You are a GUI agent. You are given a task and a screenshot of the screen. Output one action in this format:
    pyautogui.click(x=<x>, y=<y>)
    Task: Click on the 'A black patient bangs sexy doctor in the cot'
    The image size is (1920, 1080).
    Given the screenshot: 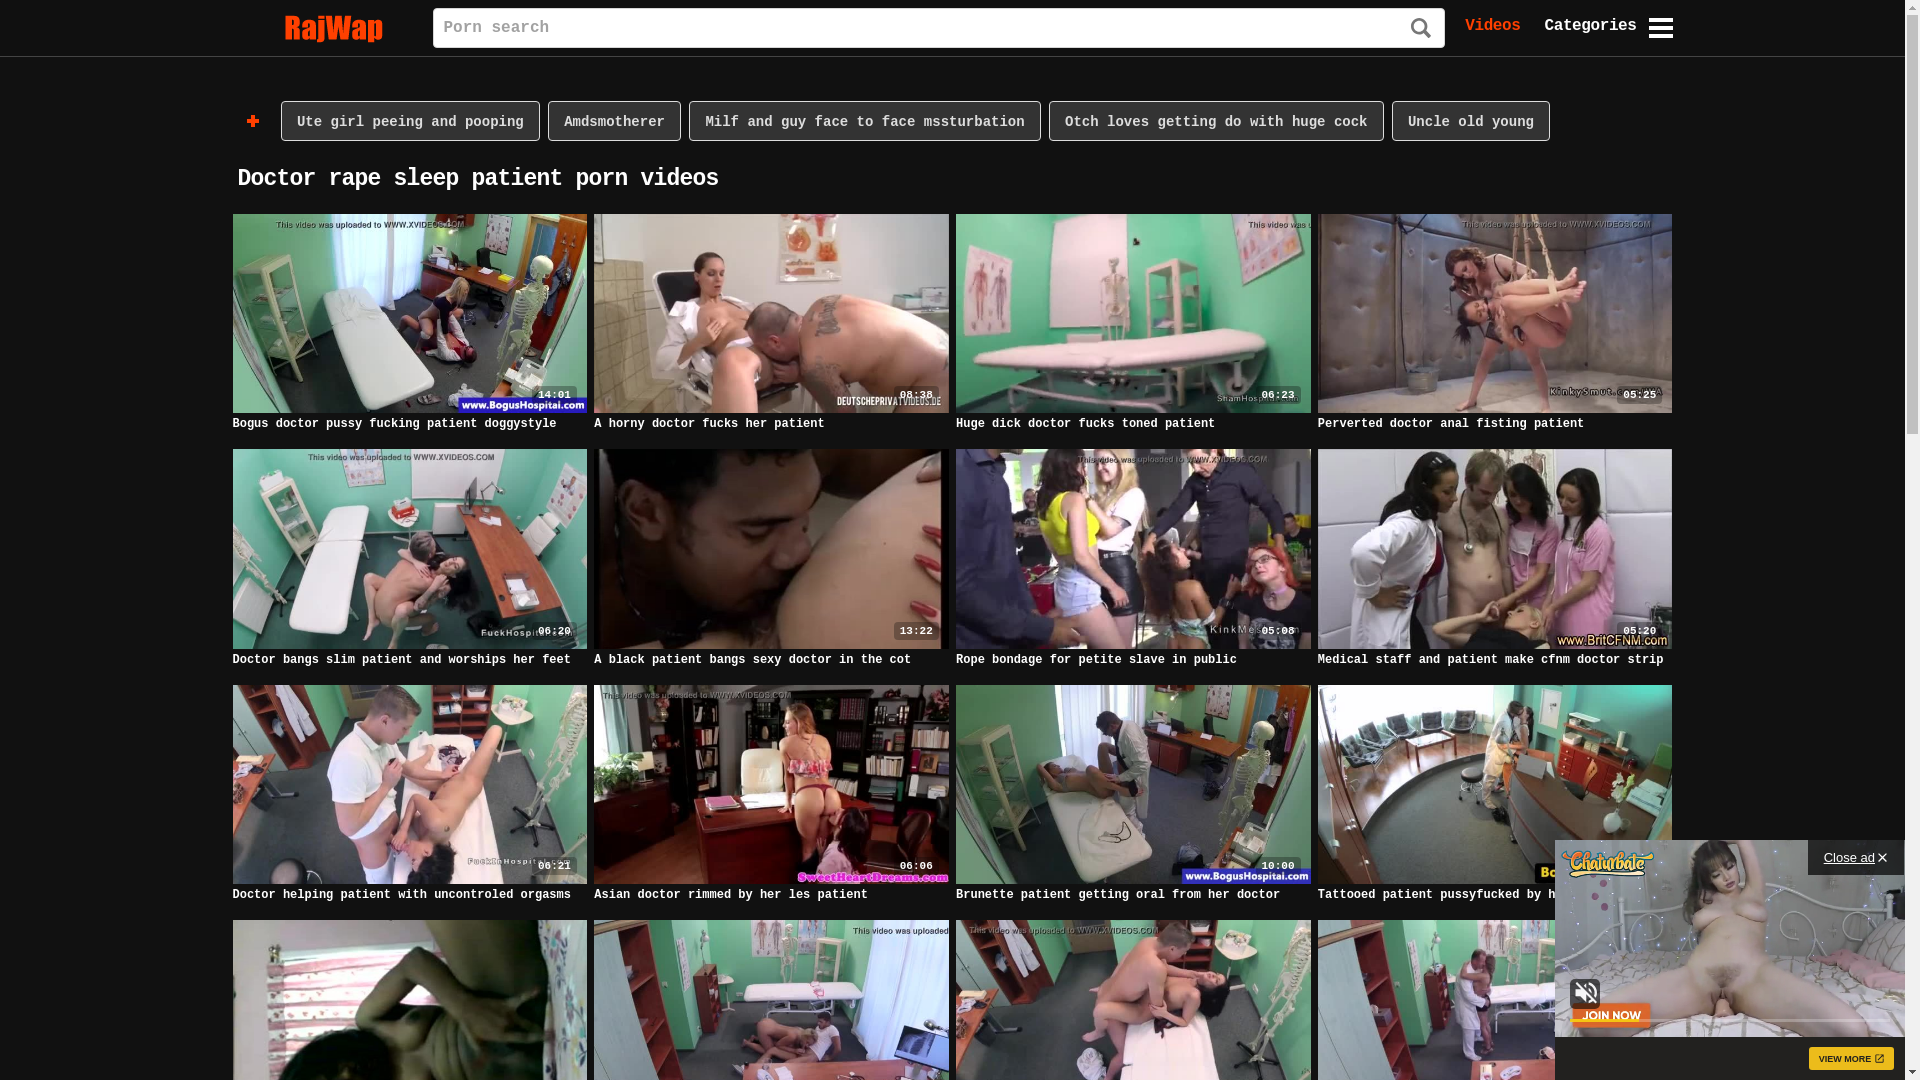 What is the action you would take?
    pyautogui.click(x=751, y=659)
    